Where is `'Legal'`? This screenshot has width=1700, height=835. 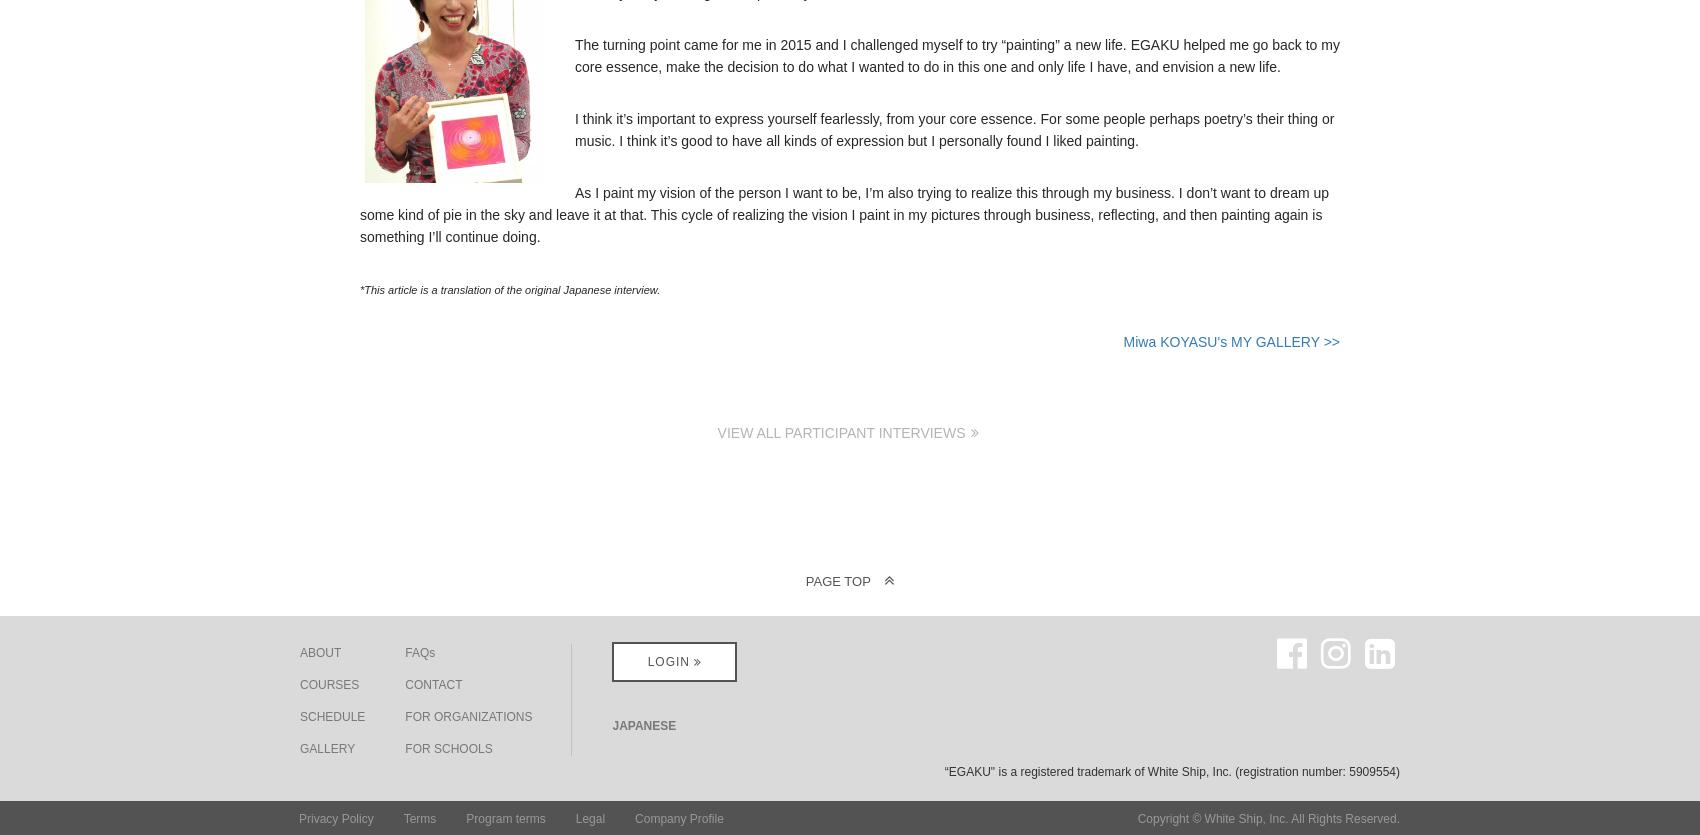
'Legal' is located at coordinates (573, 816).